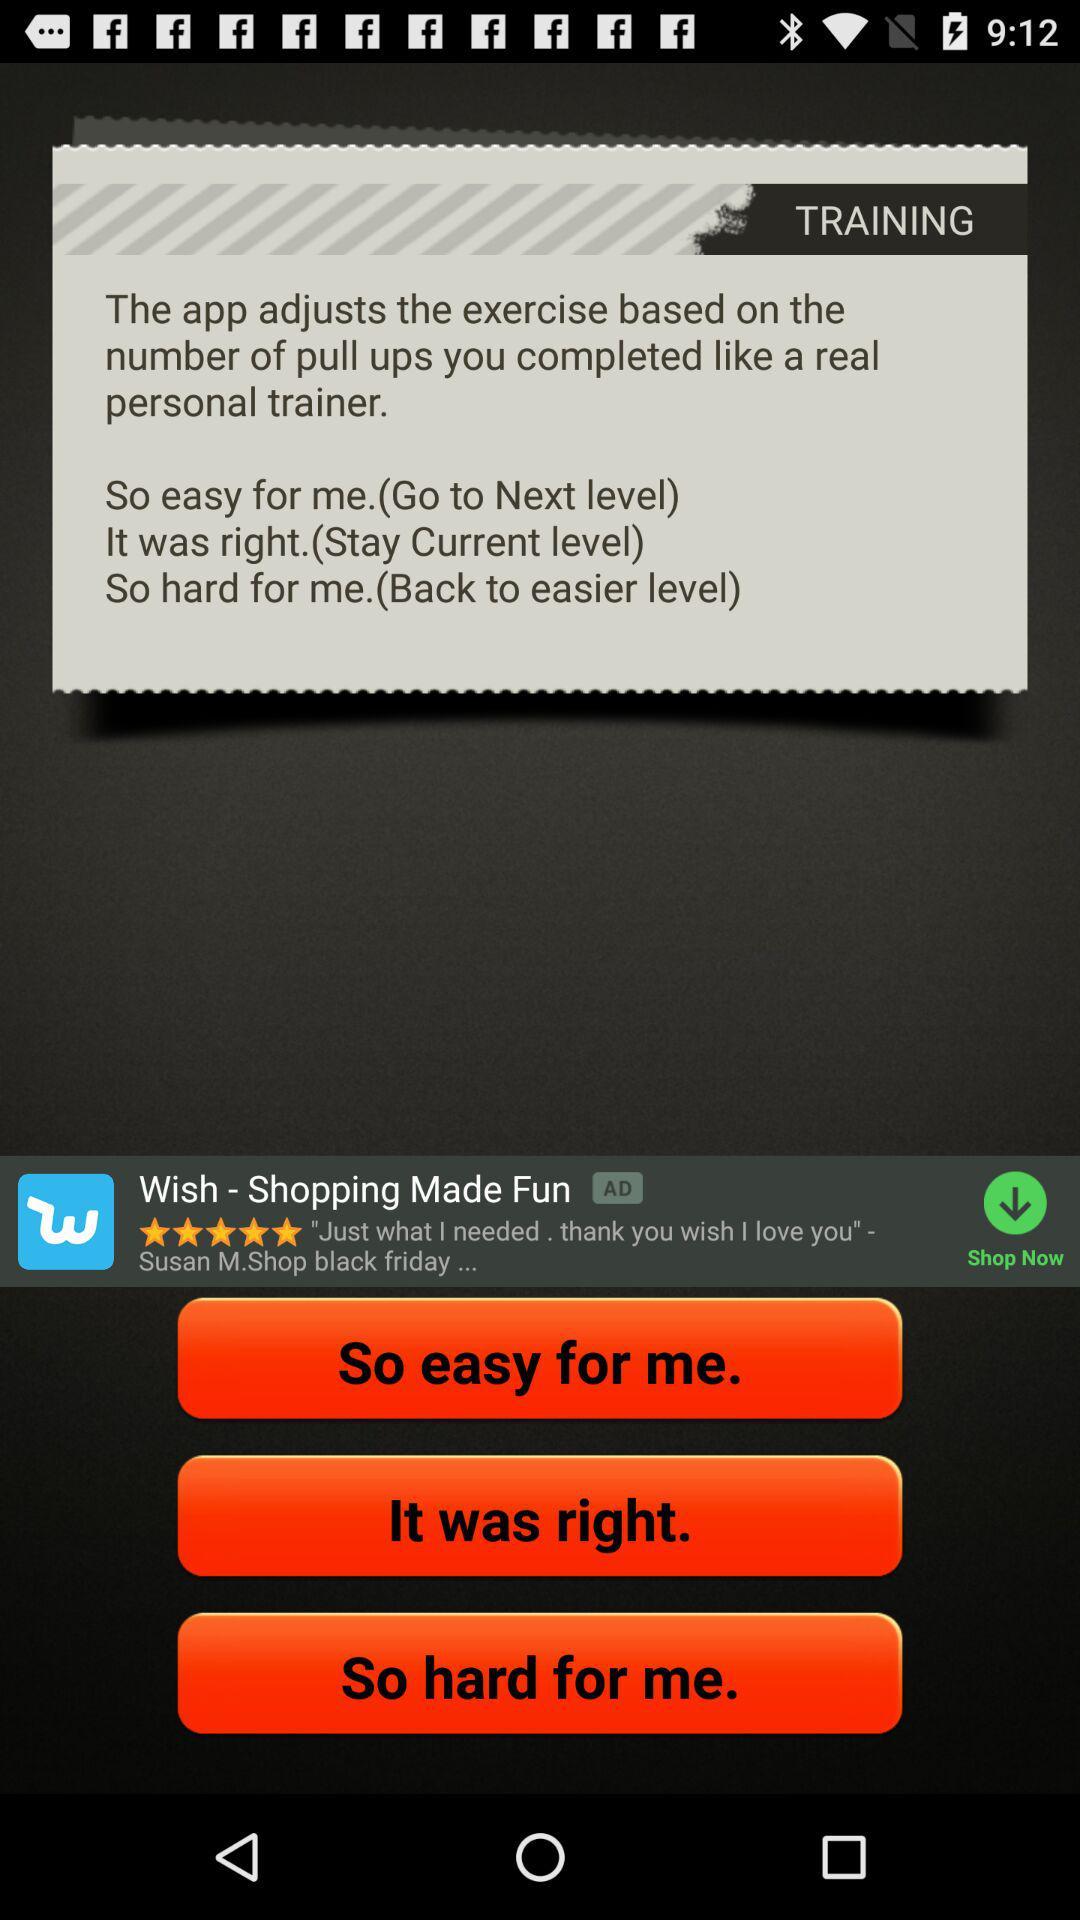  I want to click on the wish shopping made, so click(390, 1188).